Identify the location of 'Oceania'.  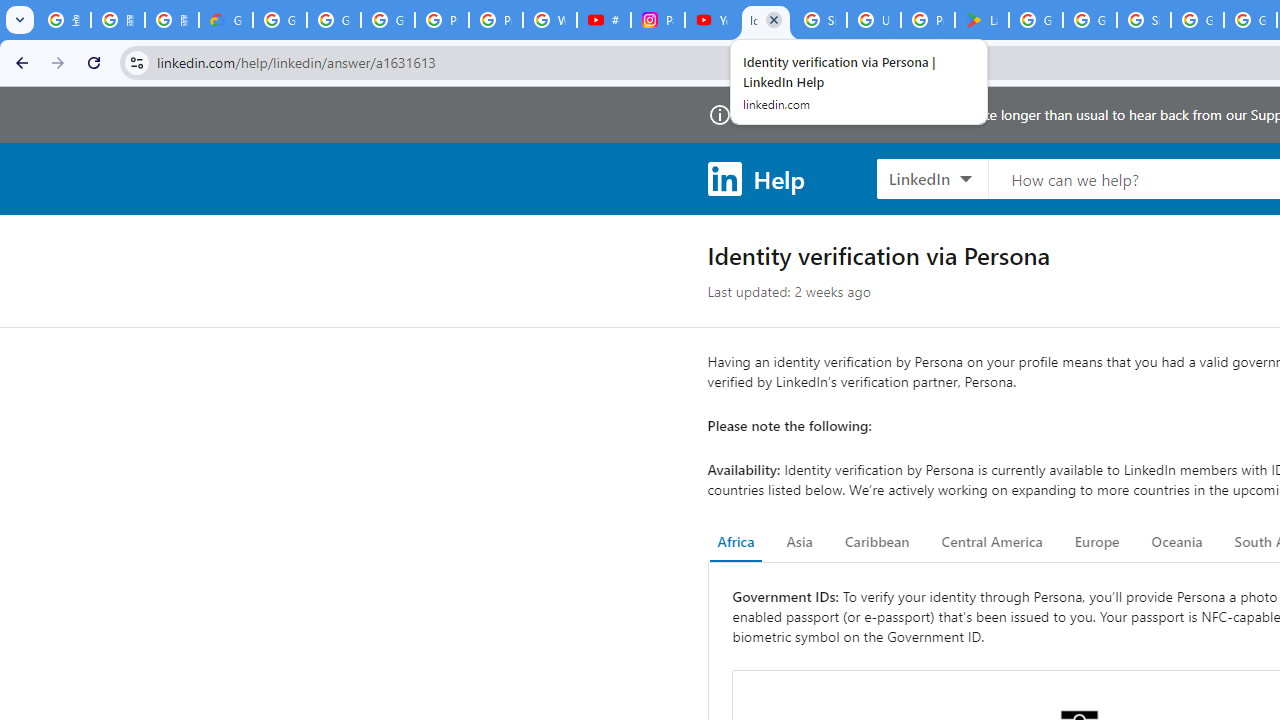
(1176, 542).